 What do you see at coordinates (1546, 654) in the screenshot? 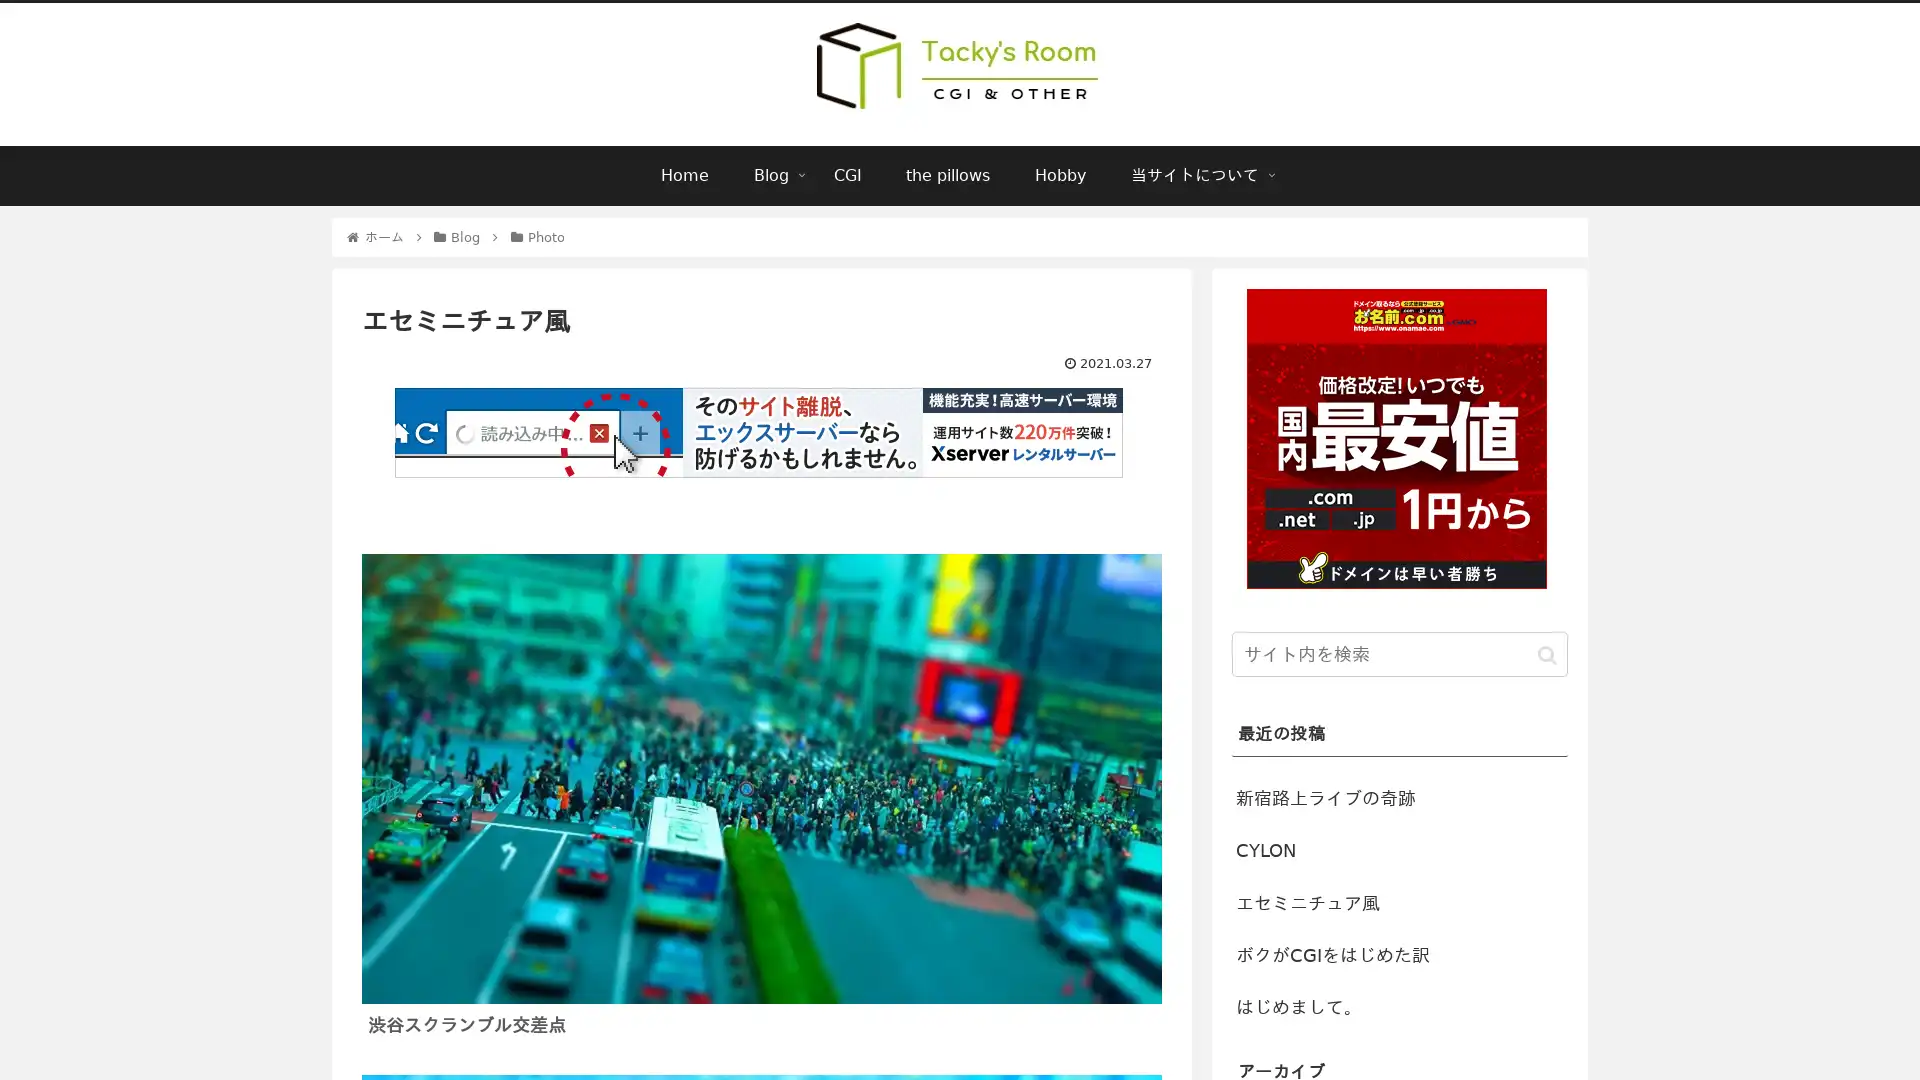
I see `button` at bounding box center [1546, 654].